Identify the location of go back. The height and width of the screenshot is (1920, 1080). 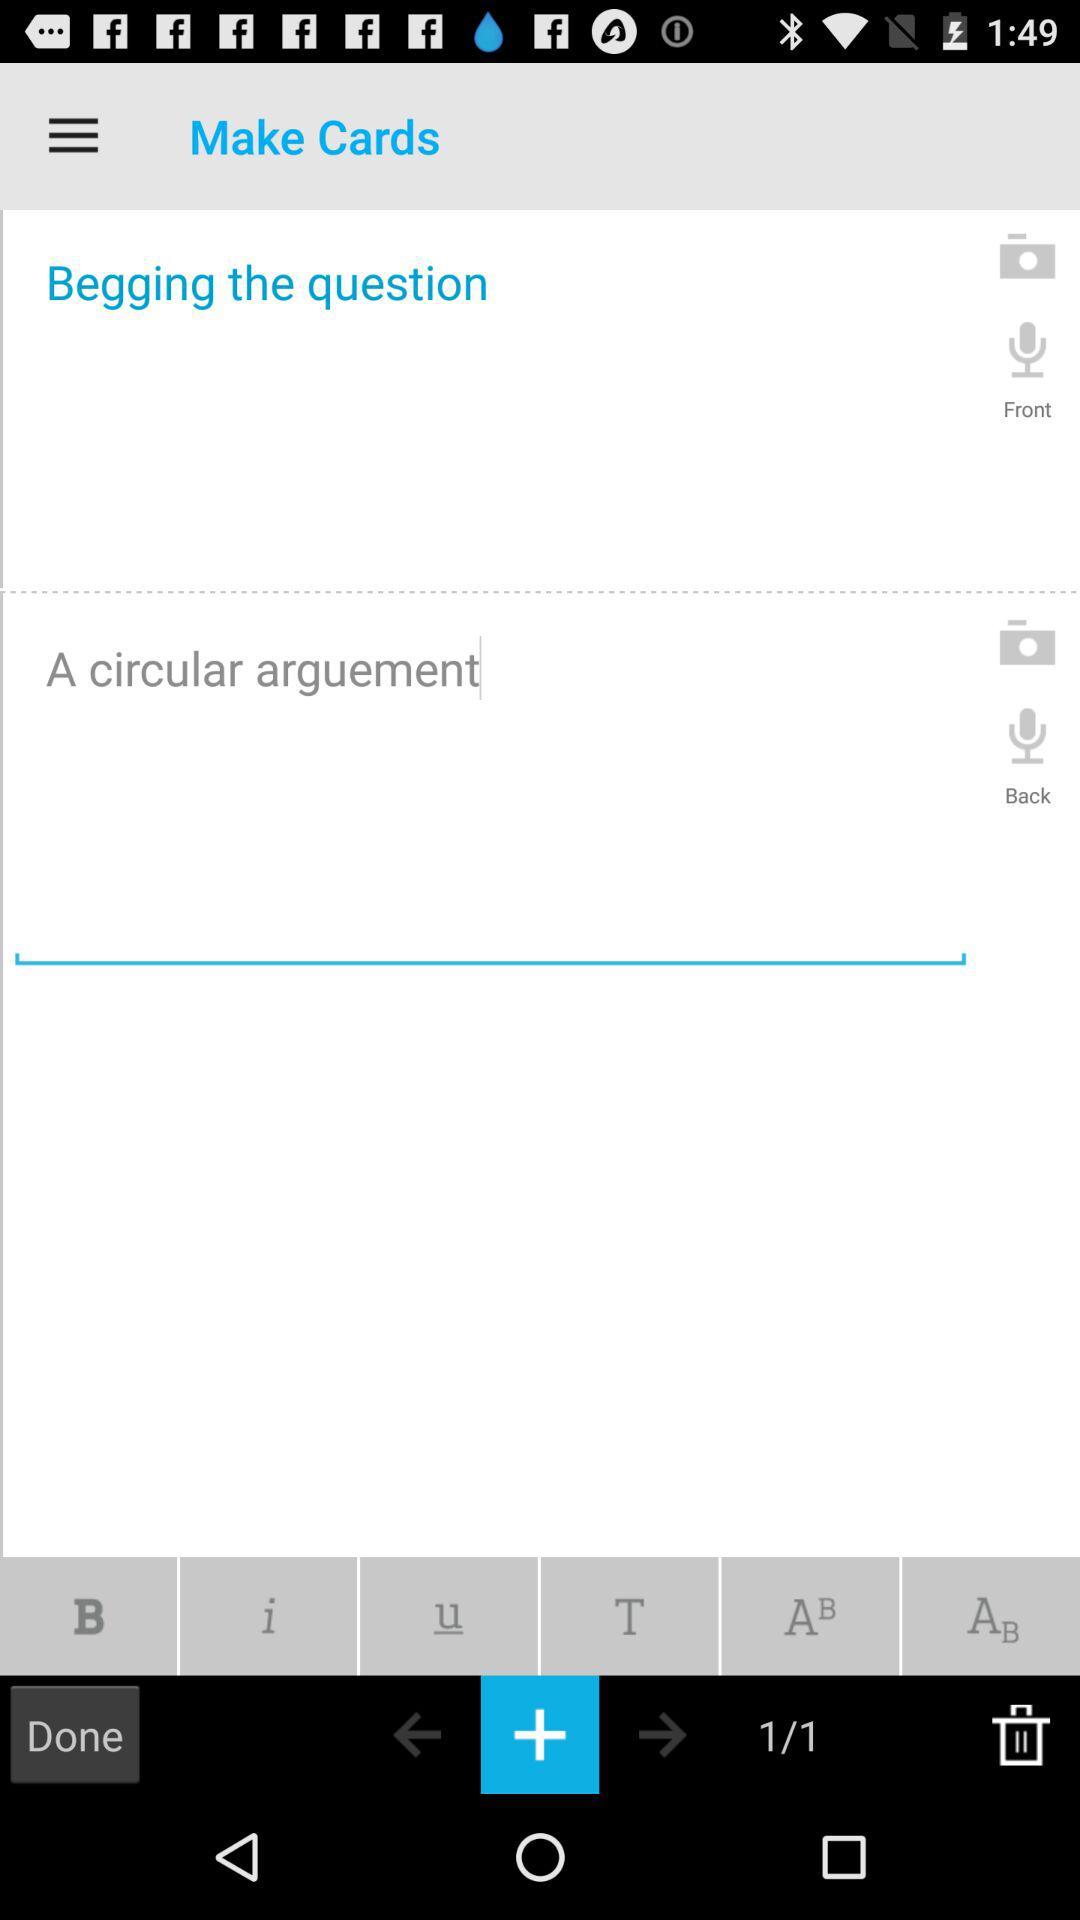
(381, 1733).